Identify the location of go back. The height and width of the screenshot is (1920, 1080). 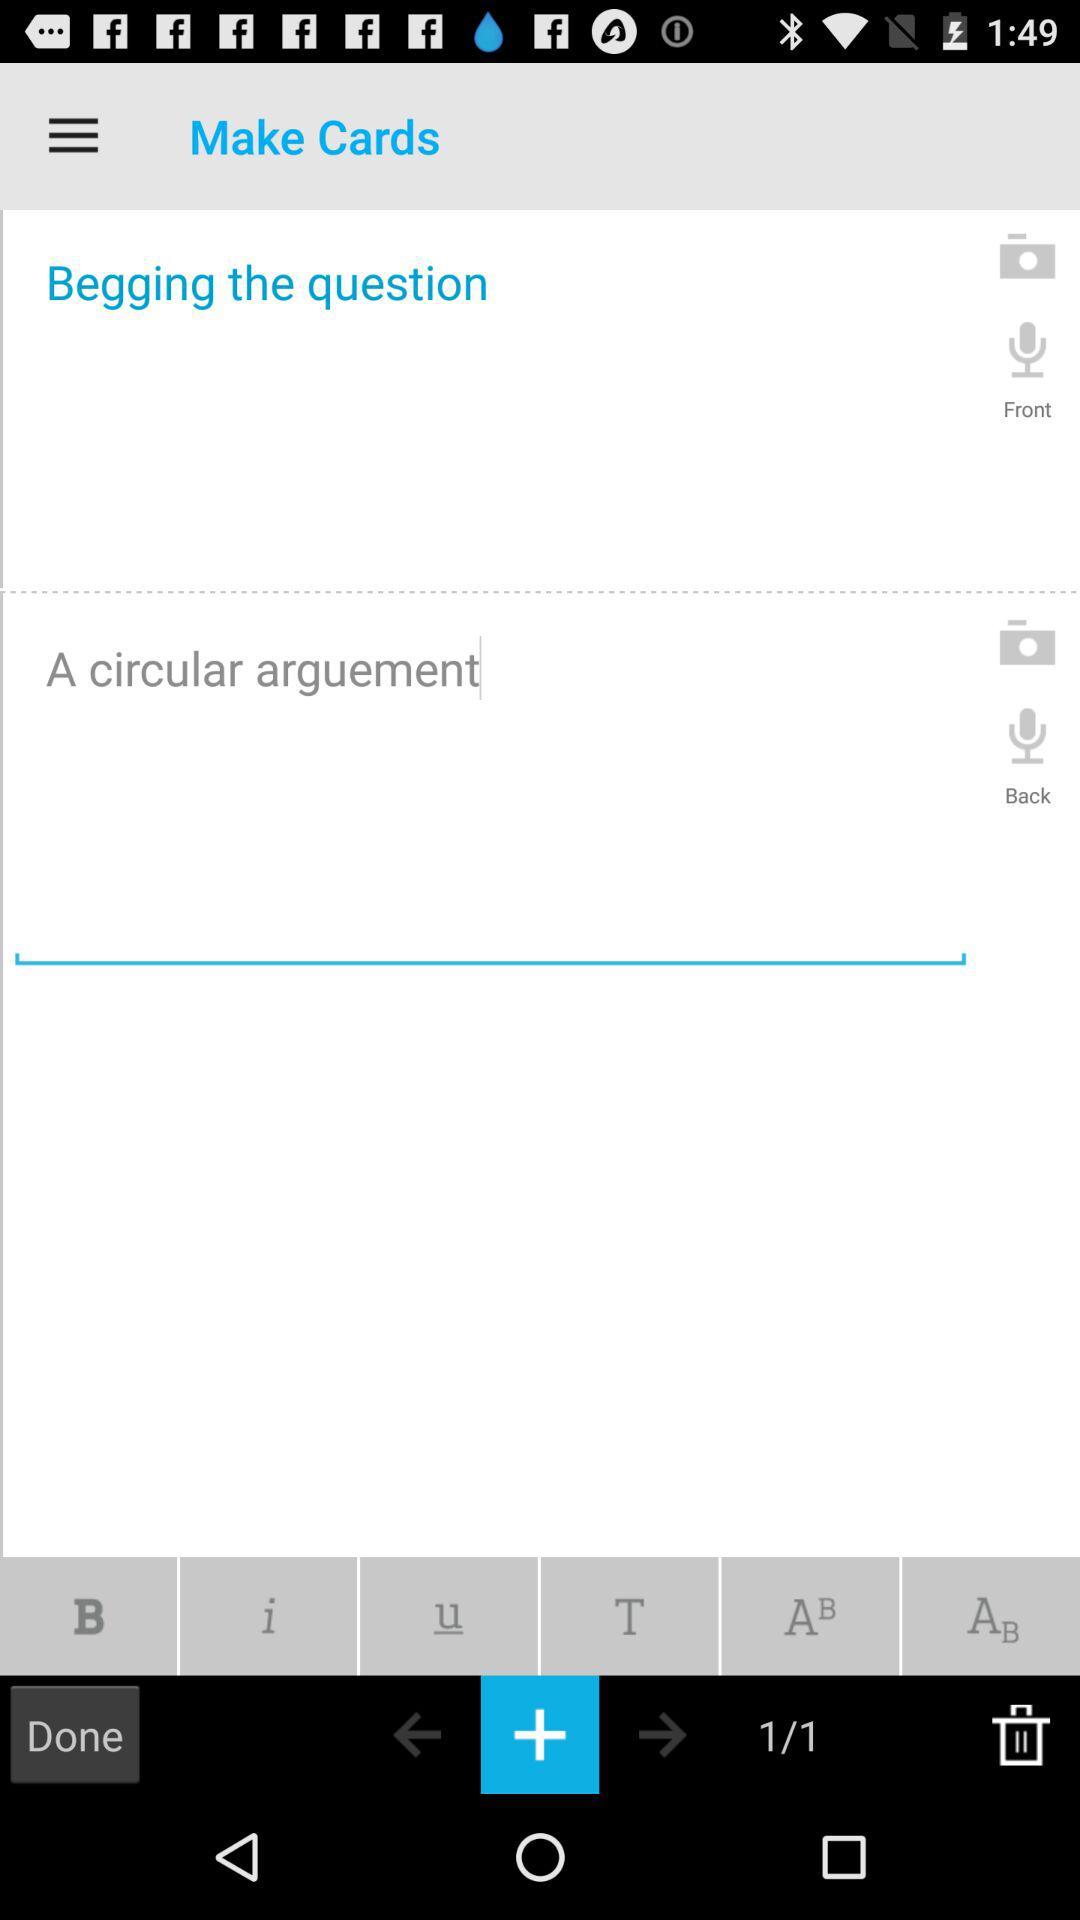
(381, 1733).